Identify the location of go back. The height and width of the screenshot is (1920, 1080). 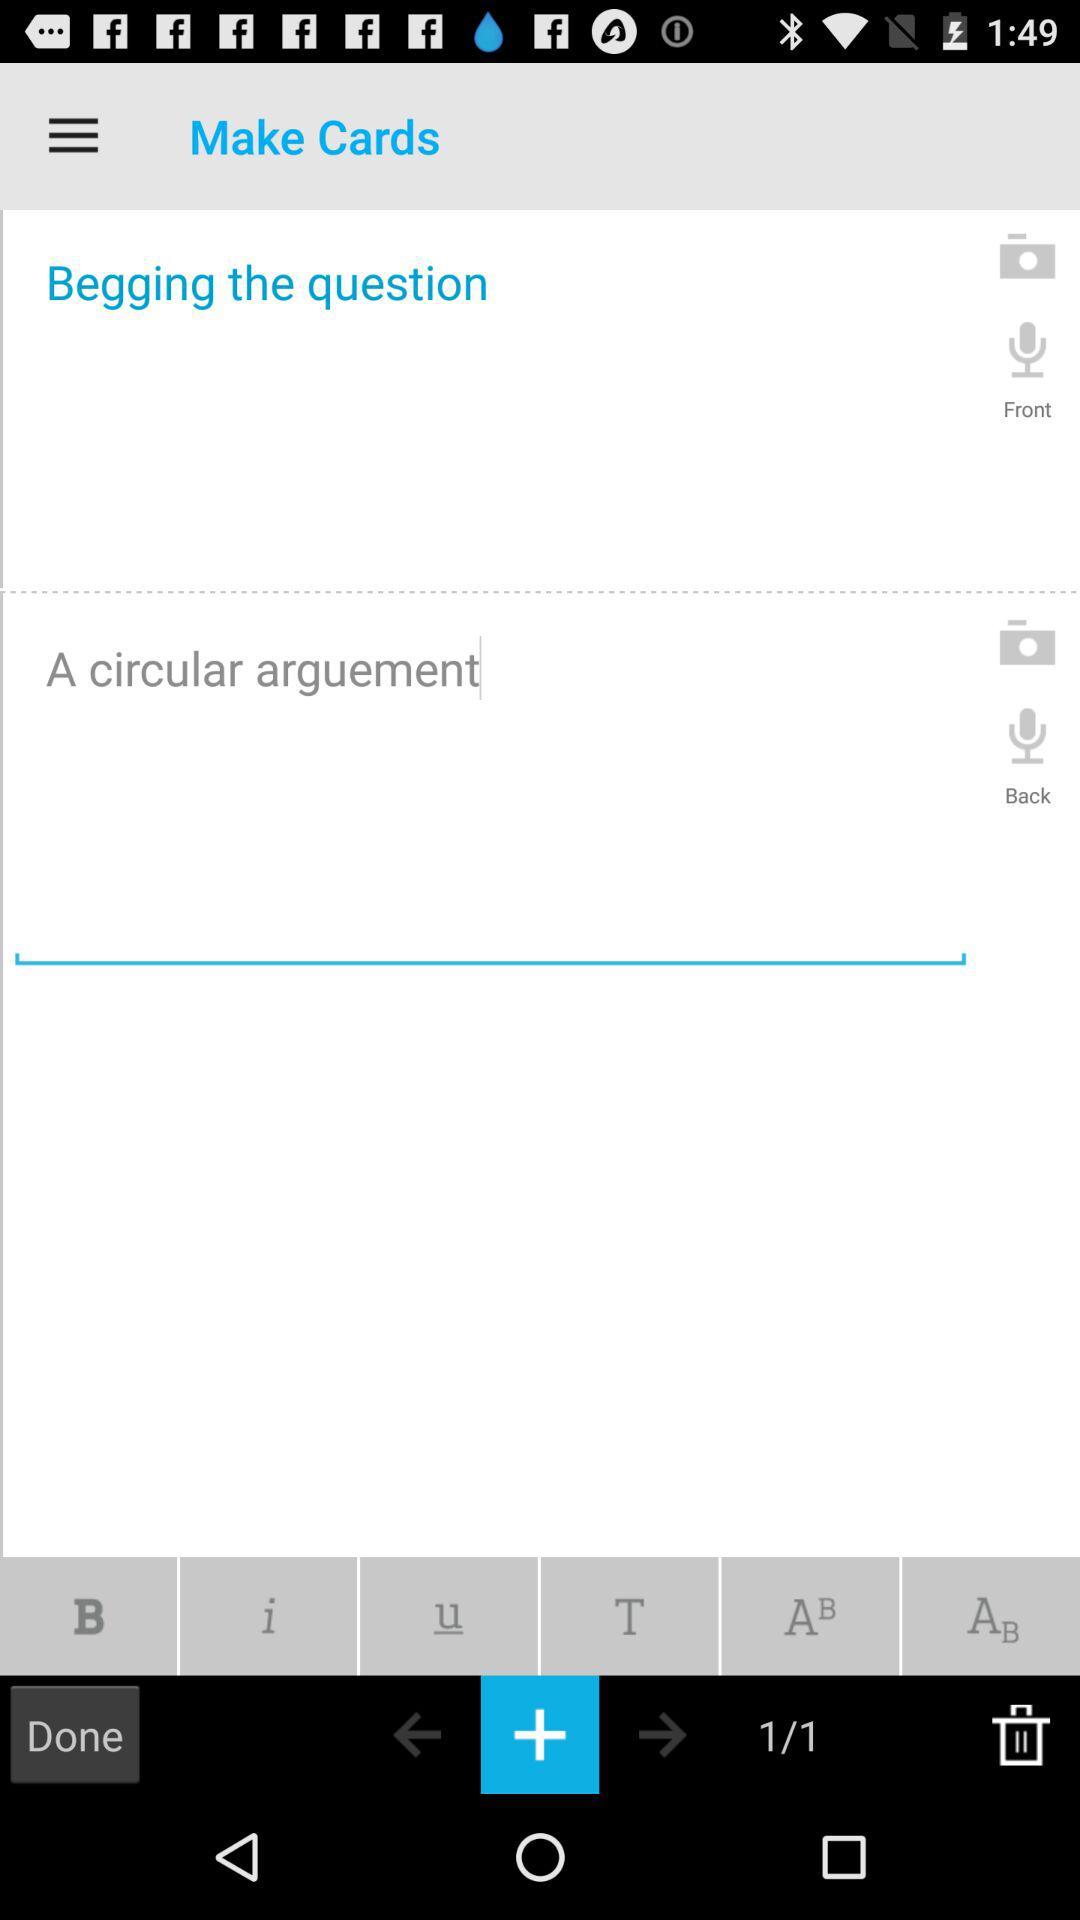
(381, 1733).